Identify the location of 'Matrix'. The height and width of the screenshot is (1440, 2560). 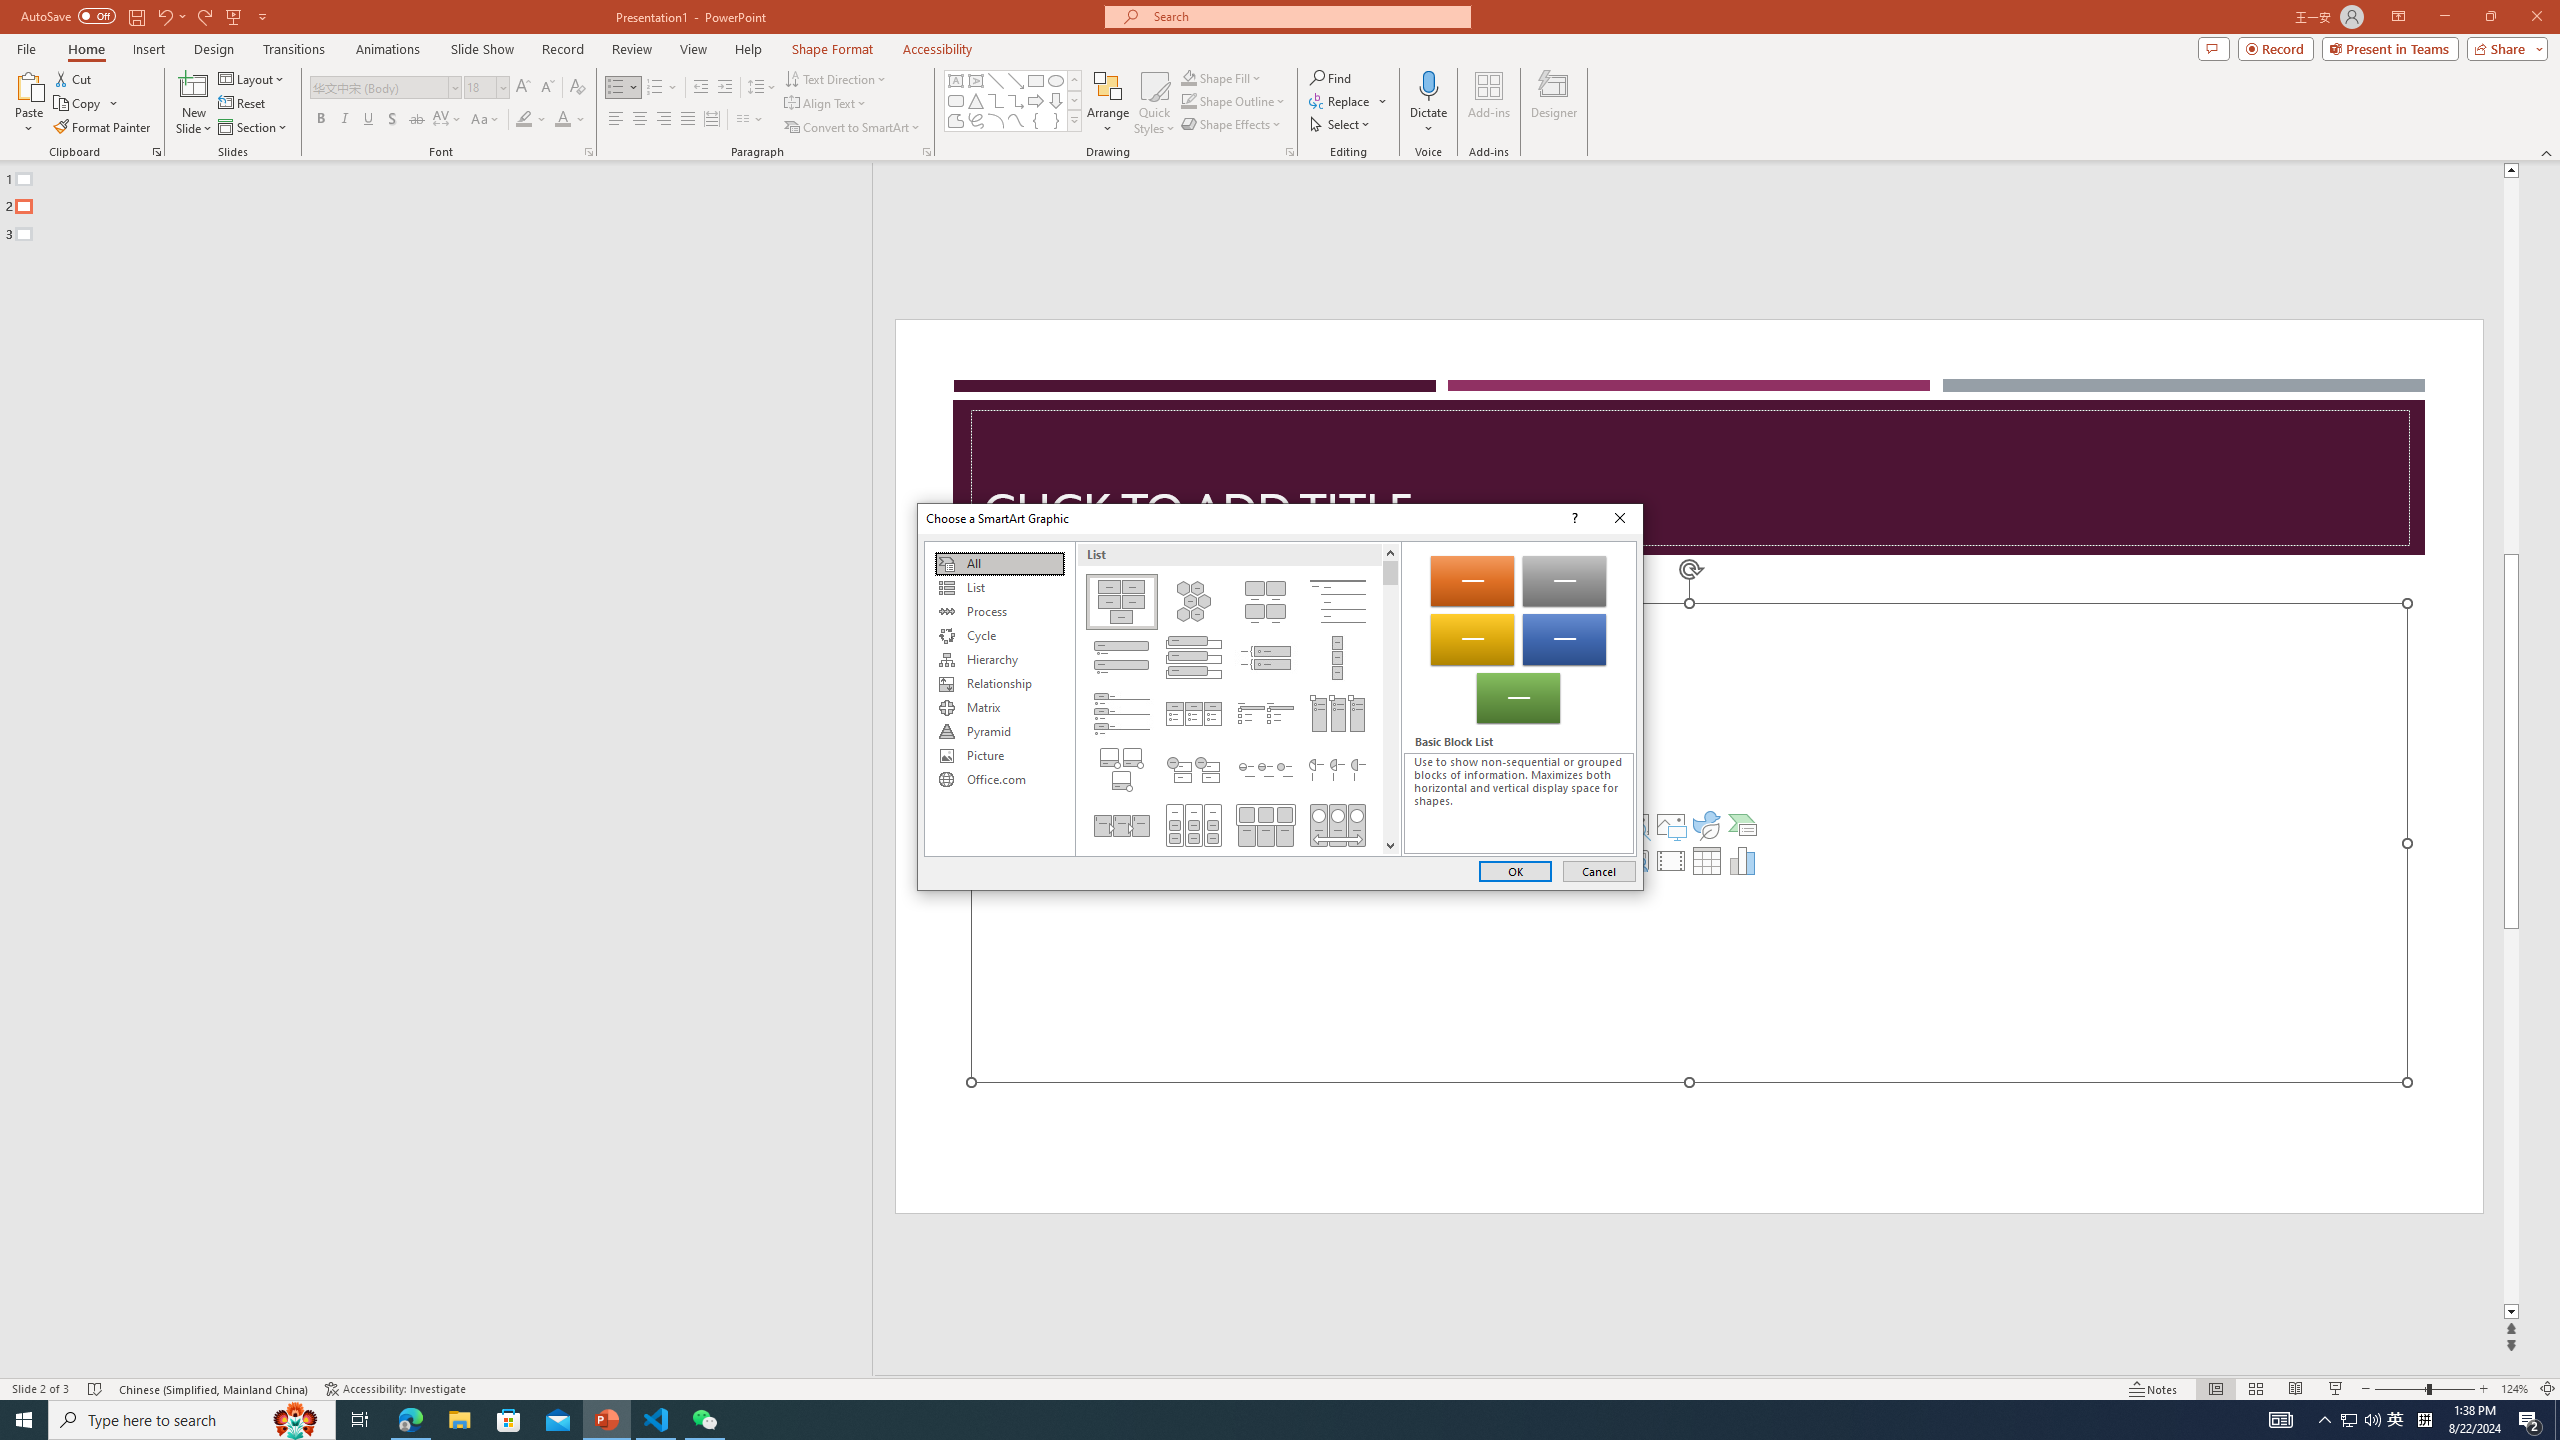
(998, 706).